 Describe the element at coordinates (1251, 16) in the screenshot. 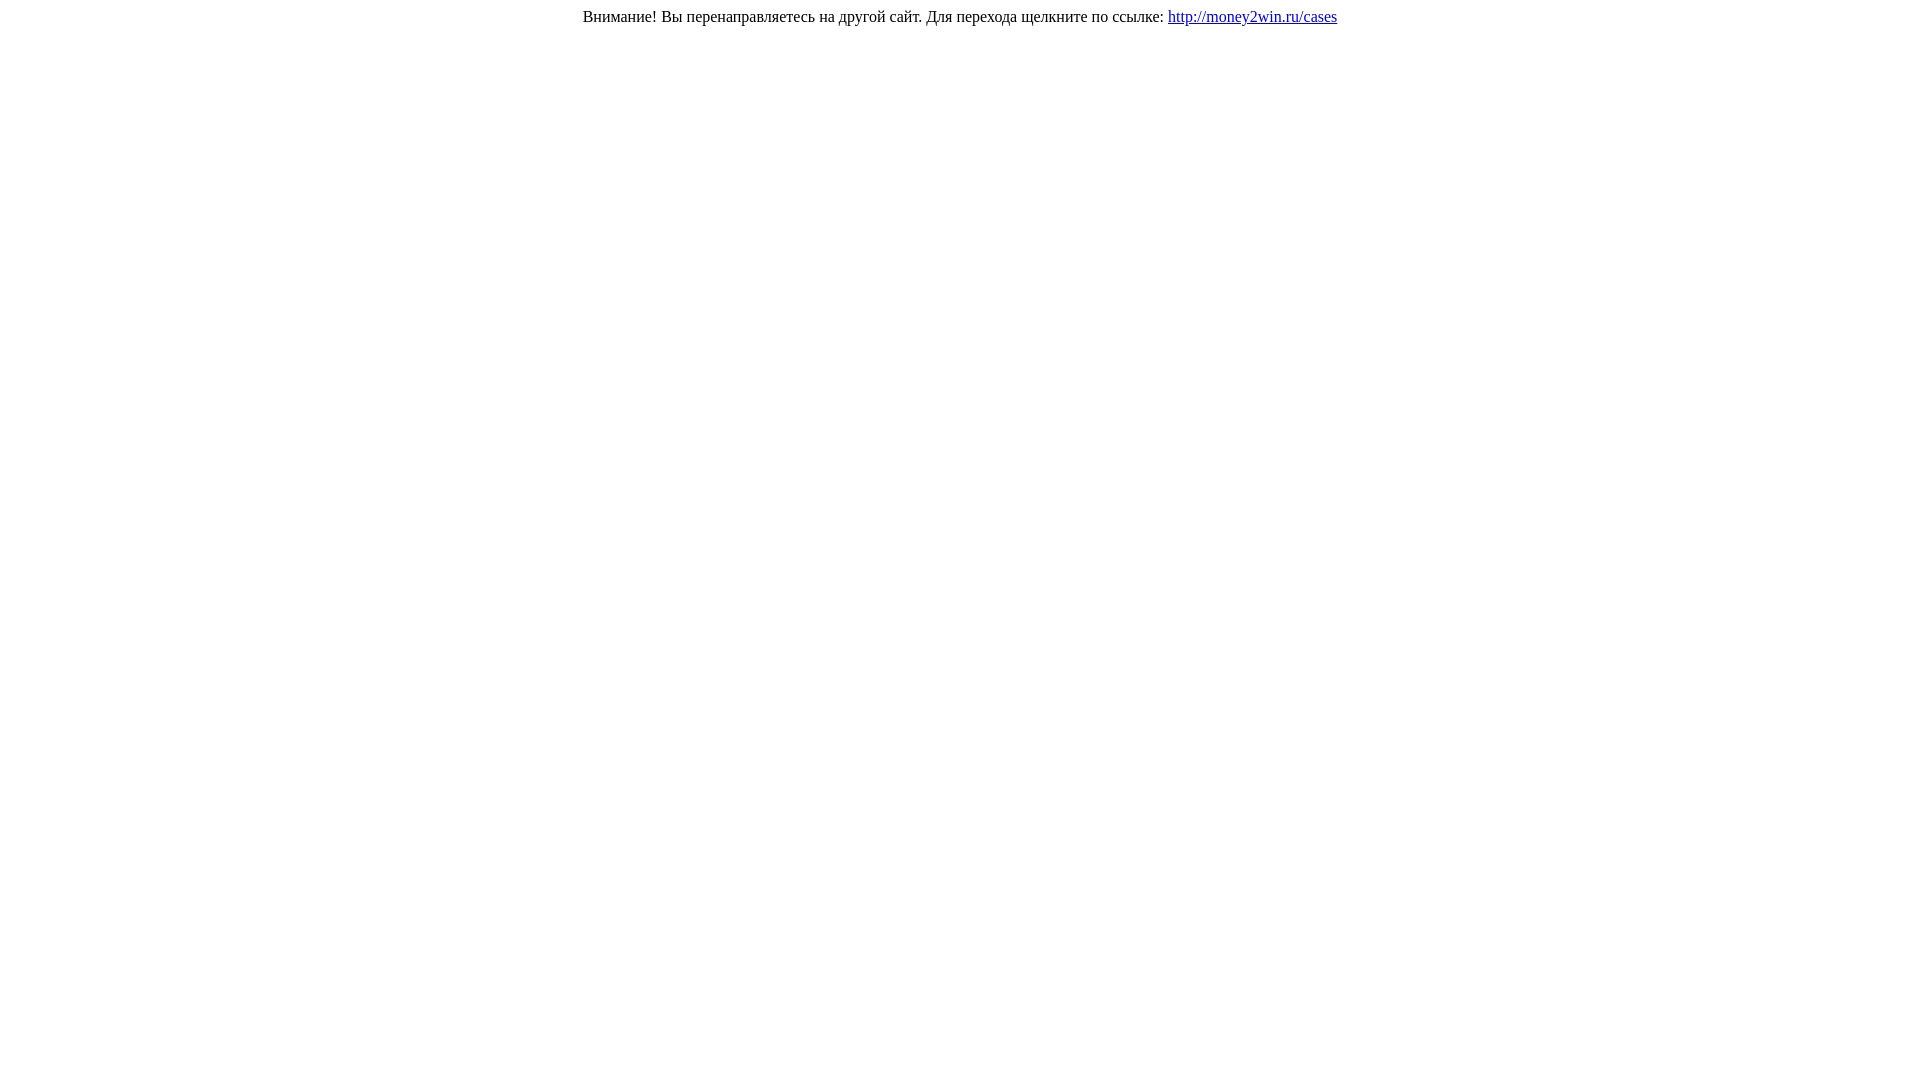

I see `'http://money2win.ru/cases'` at that location.